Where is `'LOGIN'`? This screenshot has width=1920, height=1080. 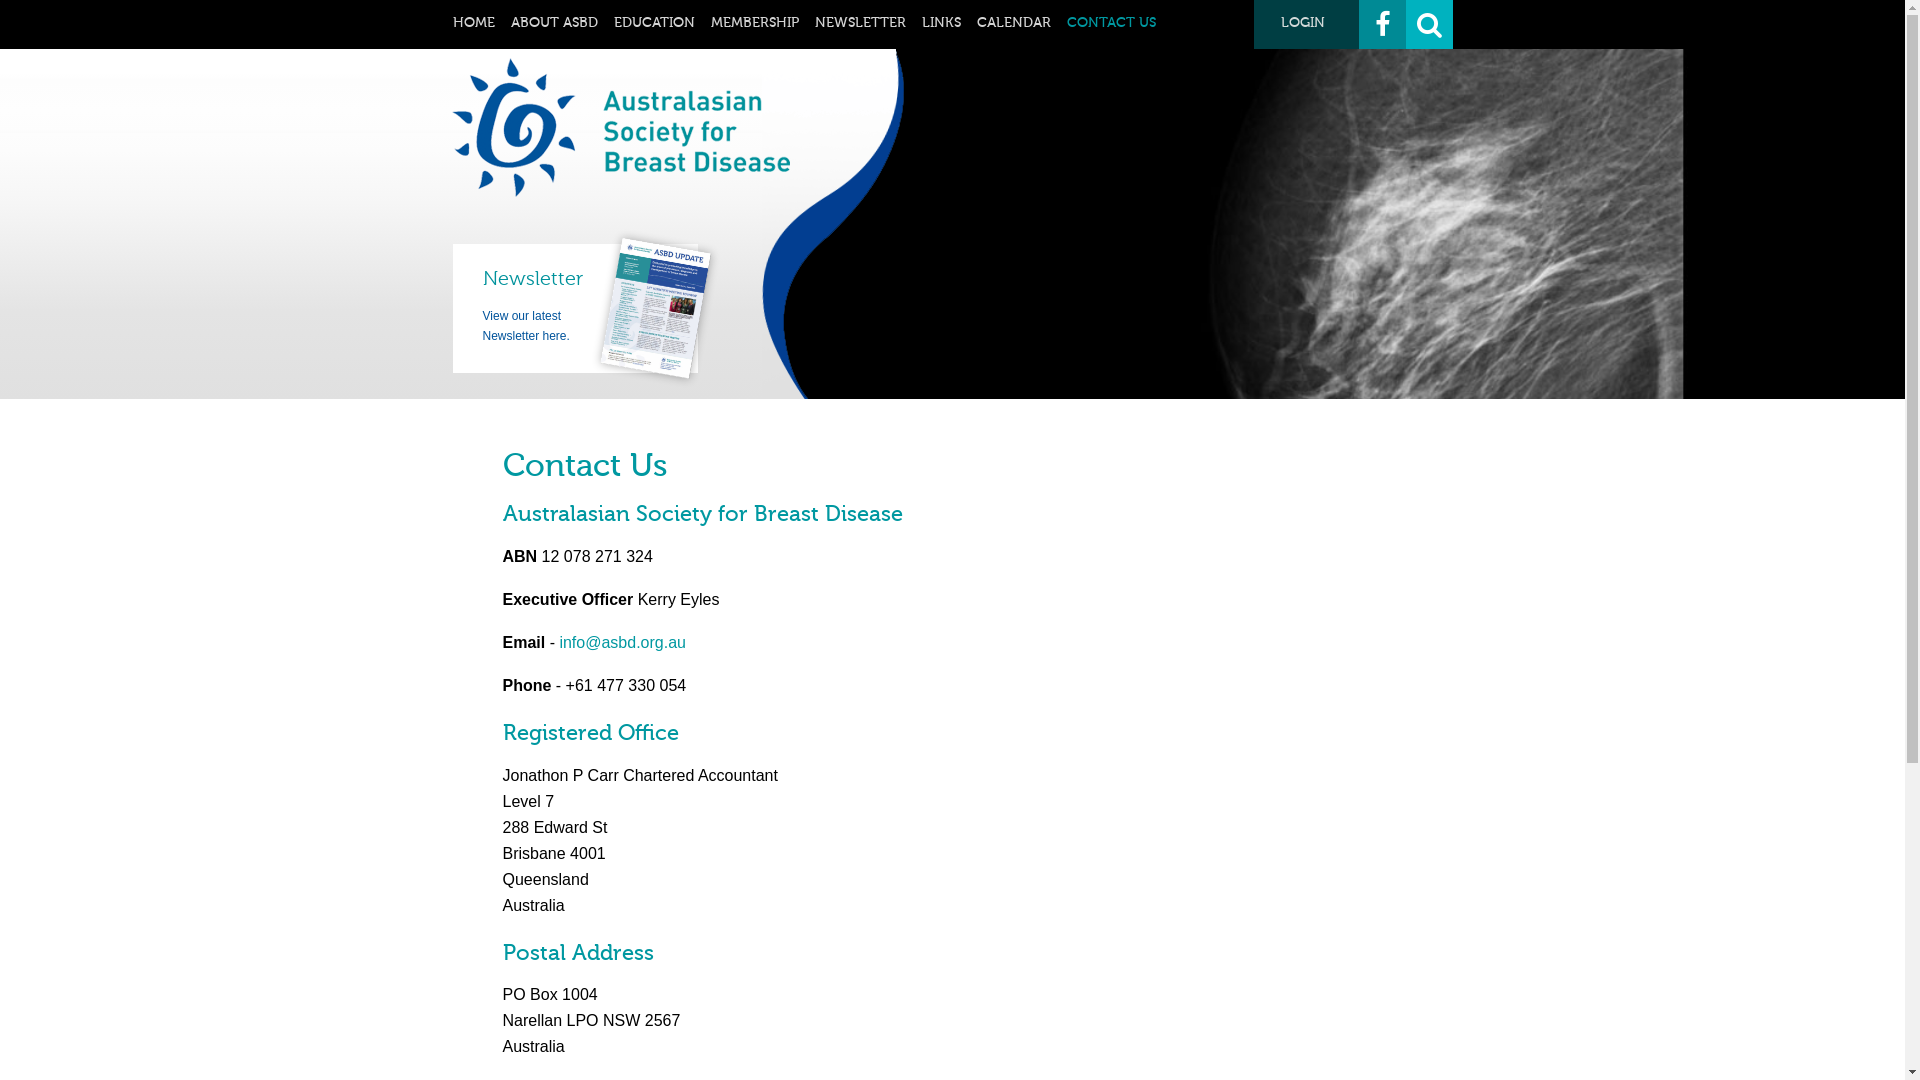
'LOGIN' is located at coordinates (1306, 24).